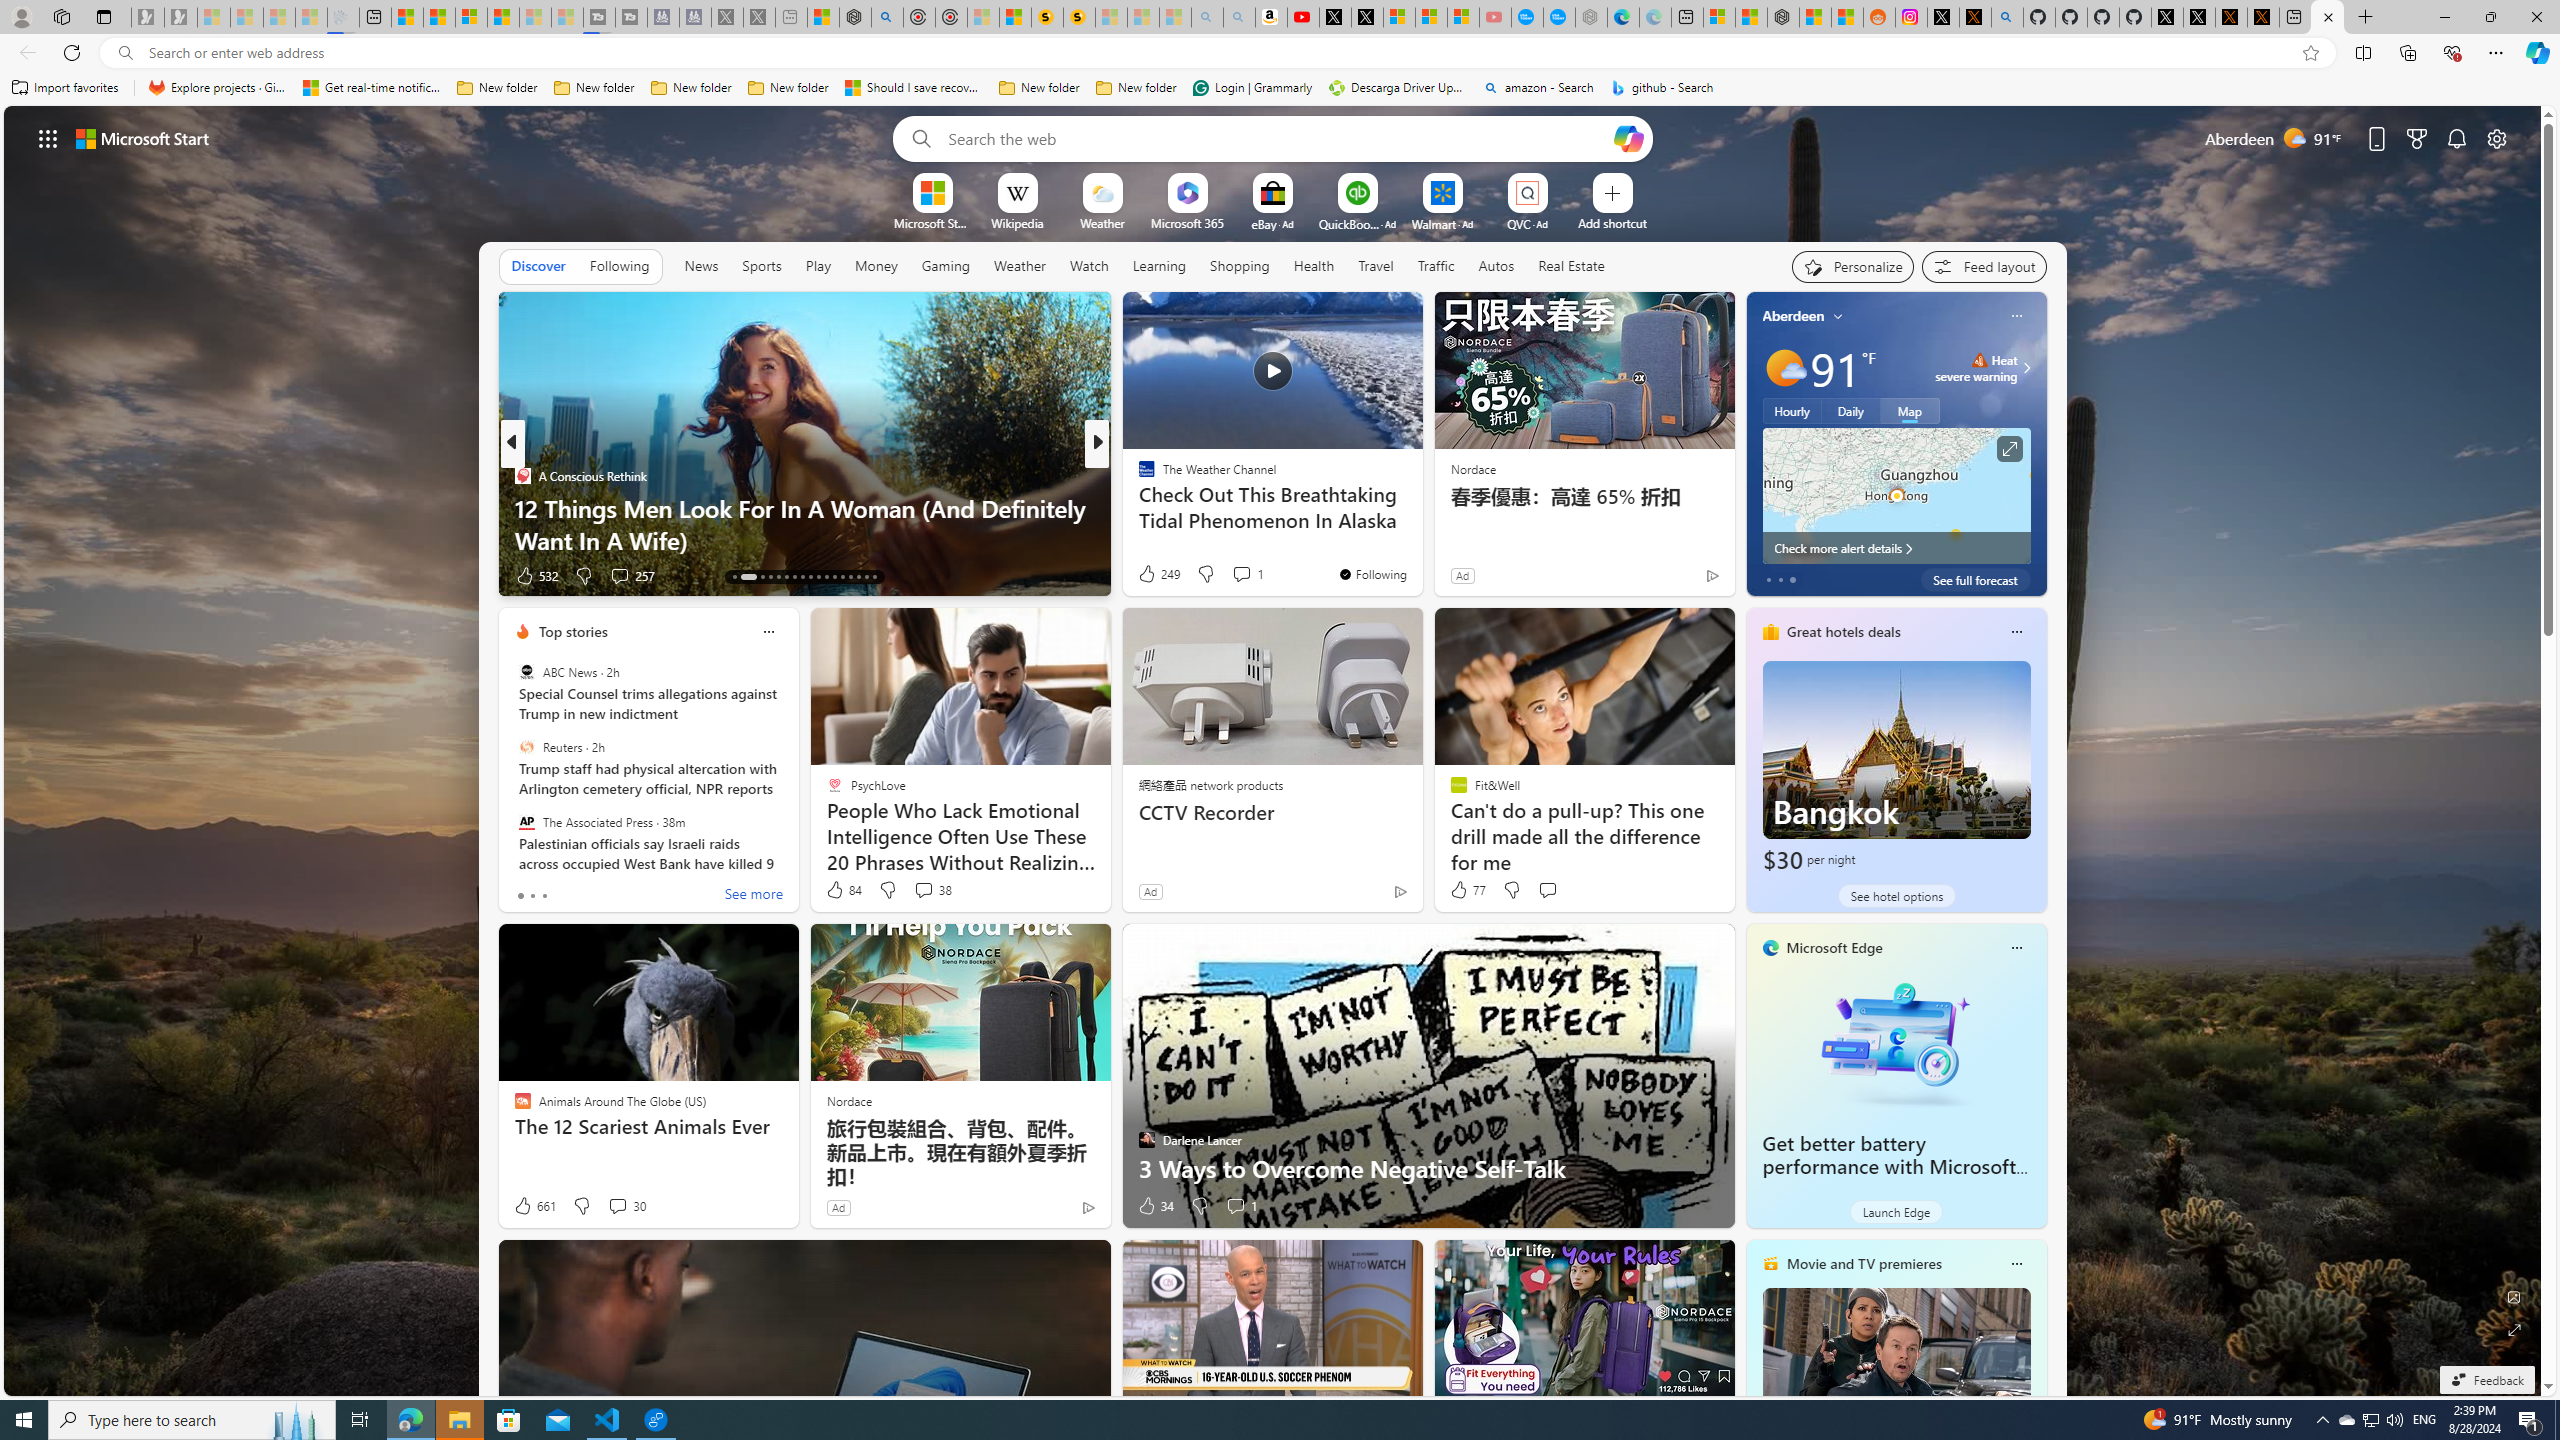  Describe the element at coordinates (1235, 575) in the screenshot. I see `'View comments 5 Comment'` at that location.